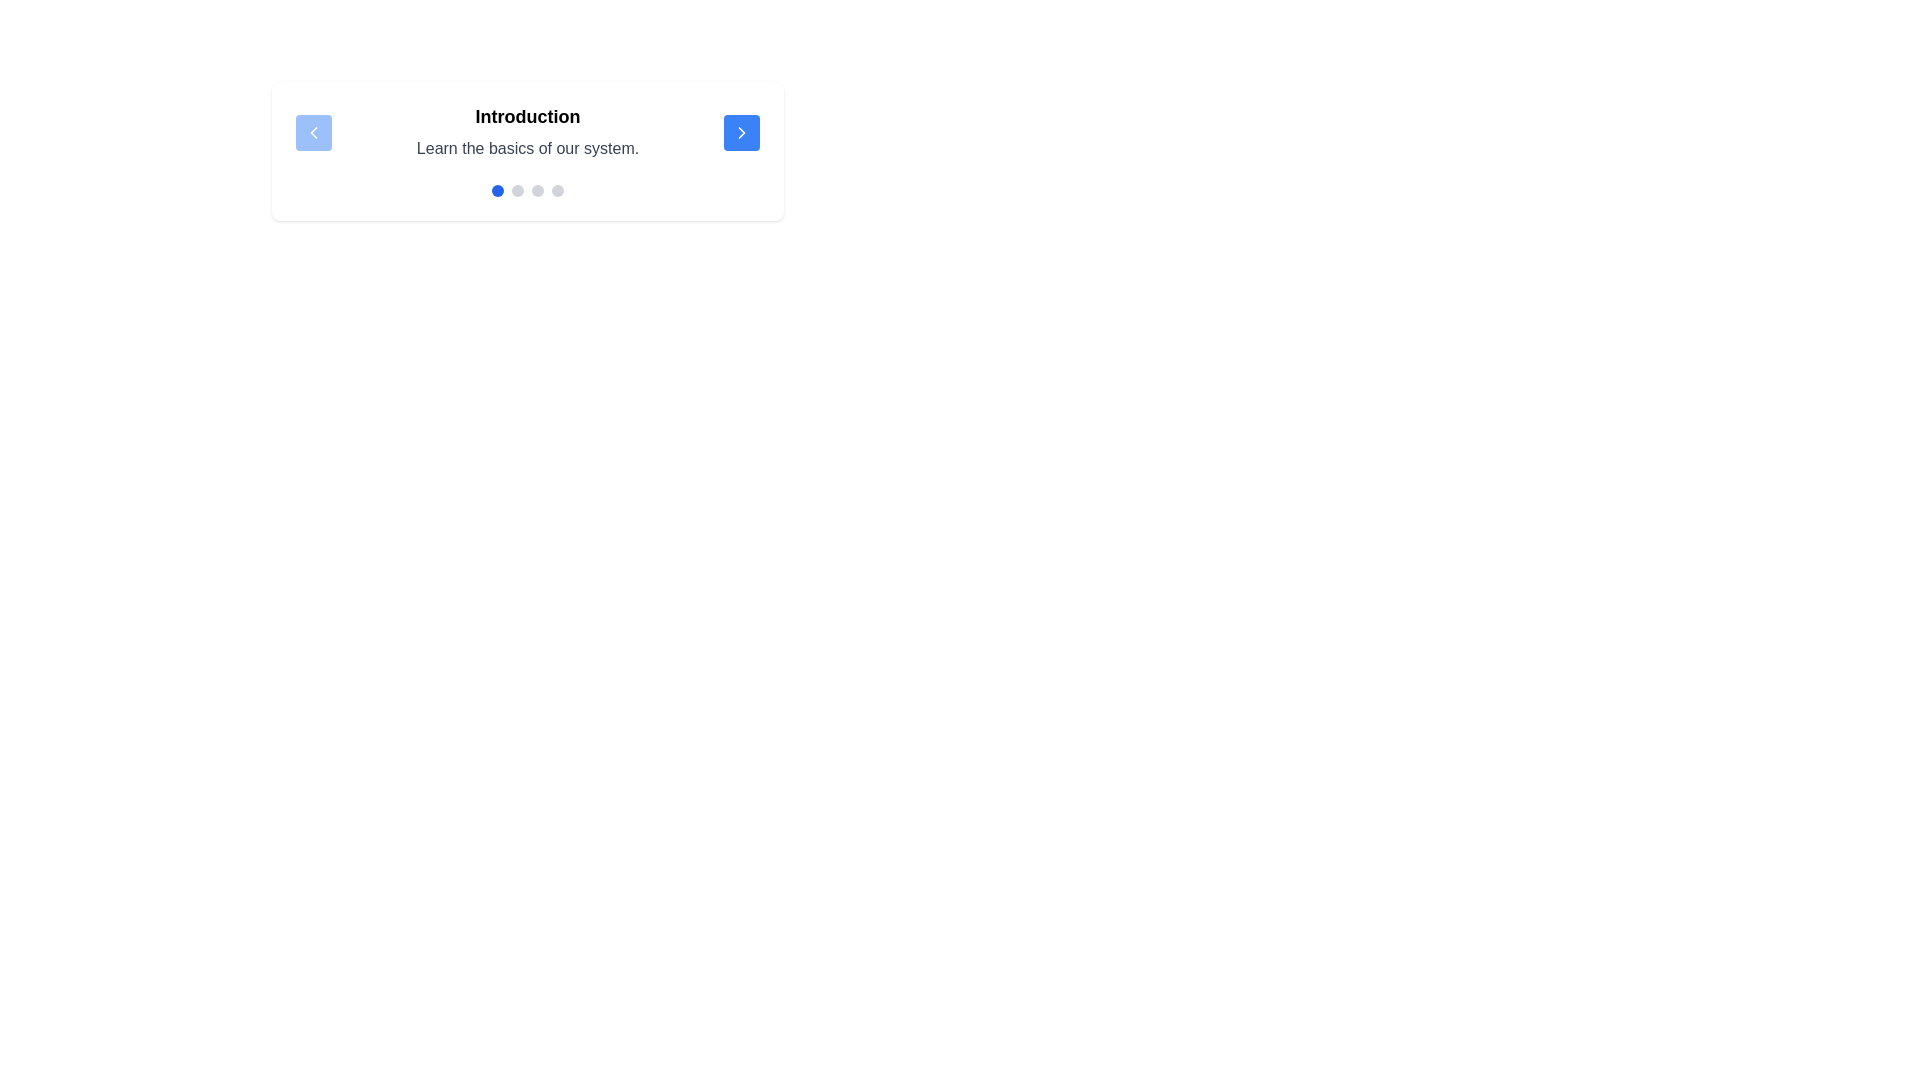 This screenshot has width=1920, height=1080. What do you see at coordinates (528, 147) in the screenshot?
I see `informative text displayed in the Text Label located below the 'Introduction' header` at bounding box center [528, 147].